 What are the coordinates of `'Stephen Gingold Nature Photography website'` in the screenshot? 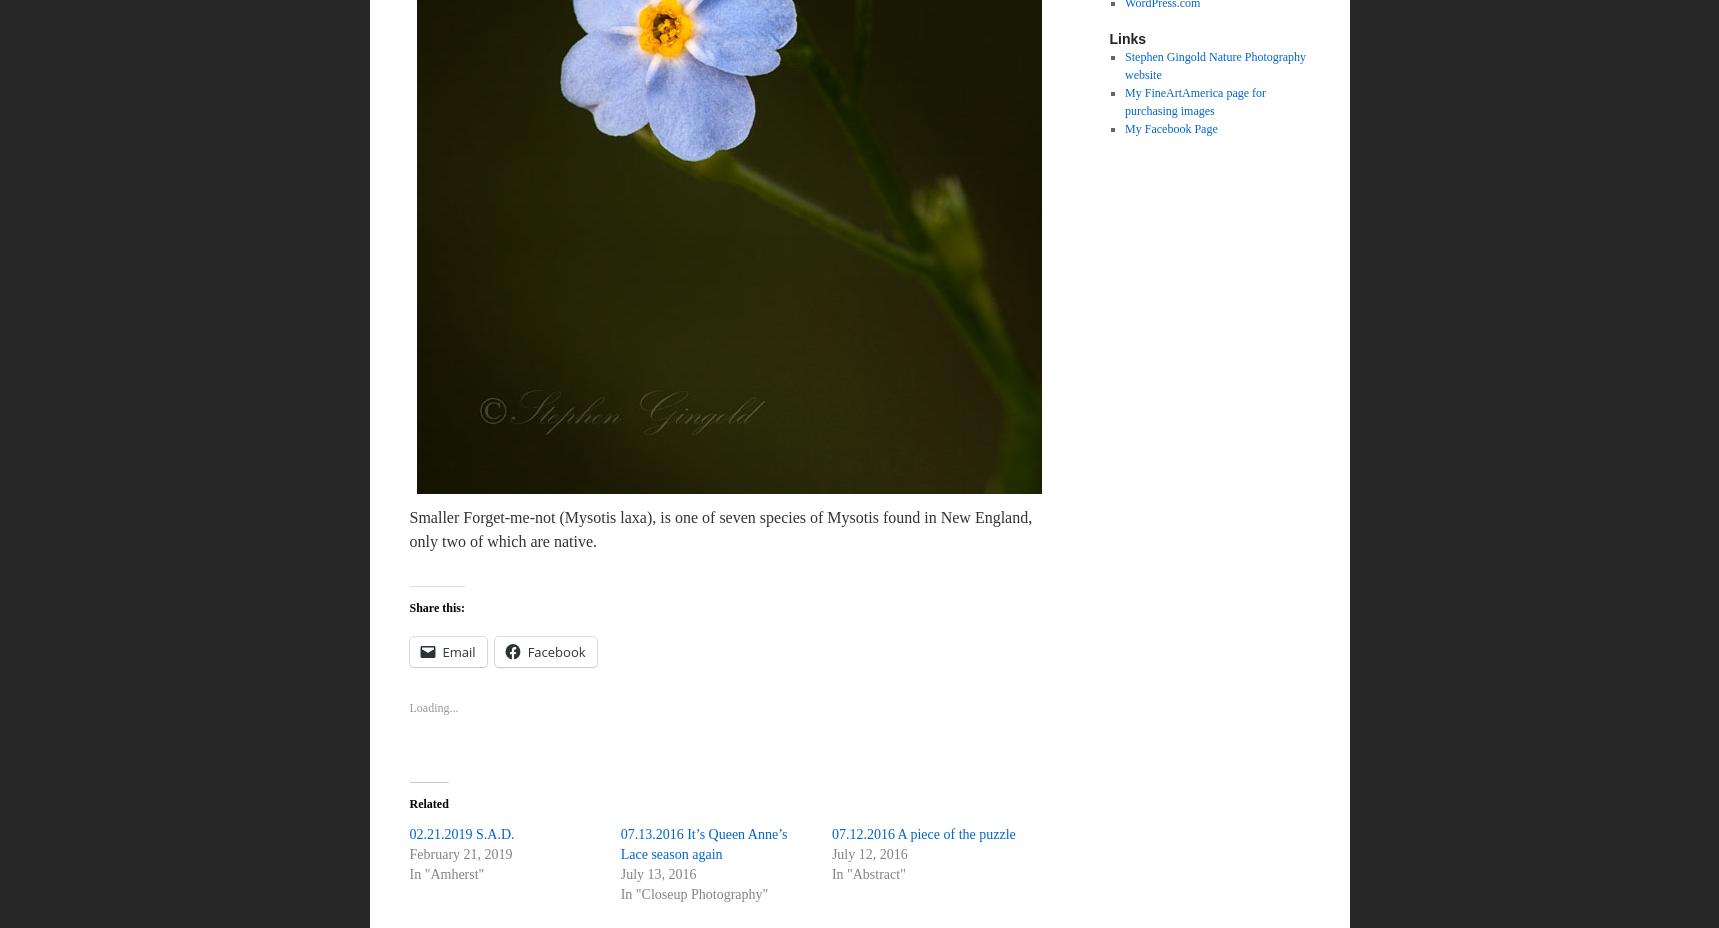 It's located at (1215, 64).